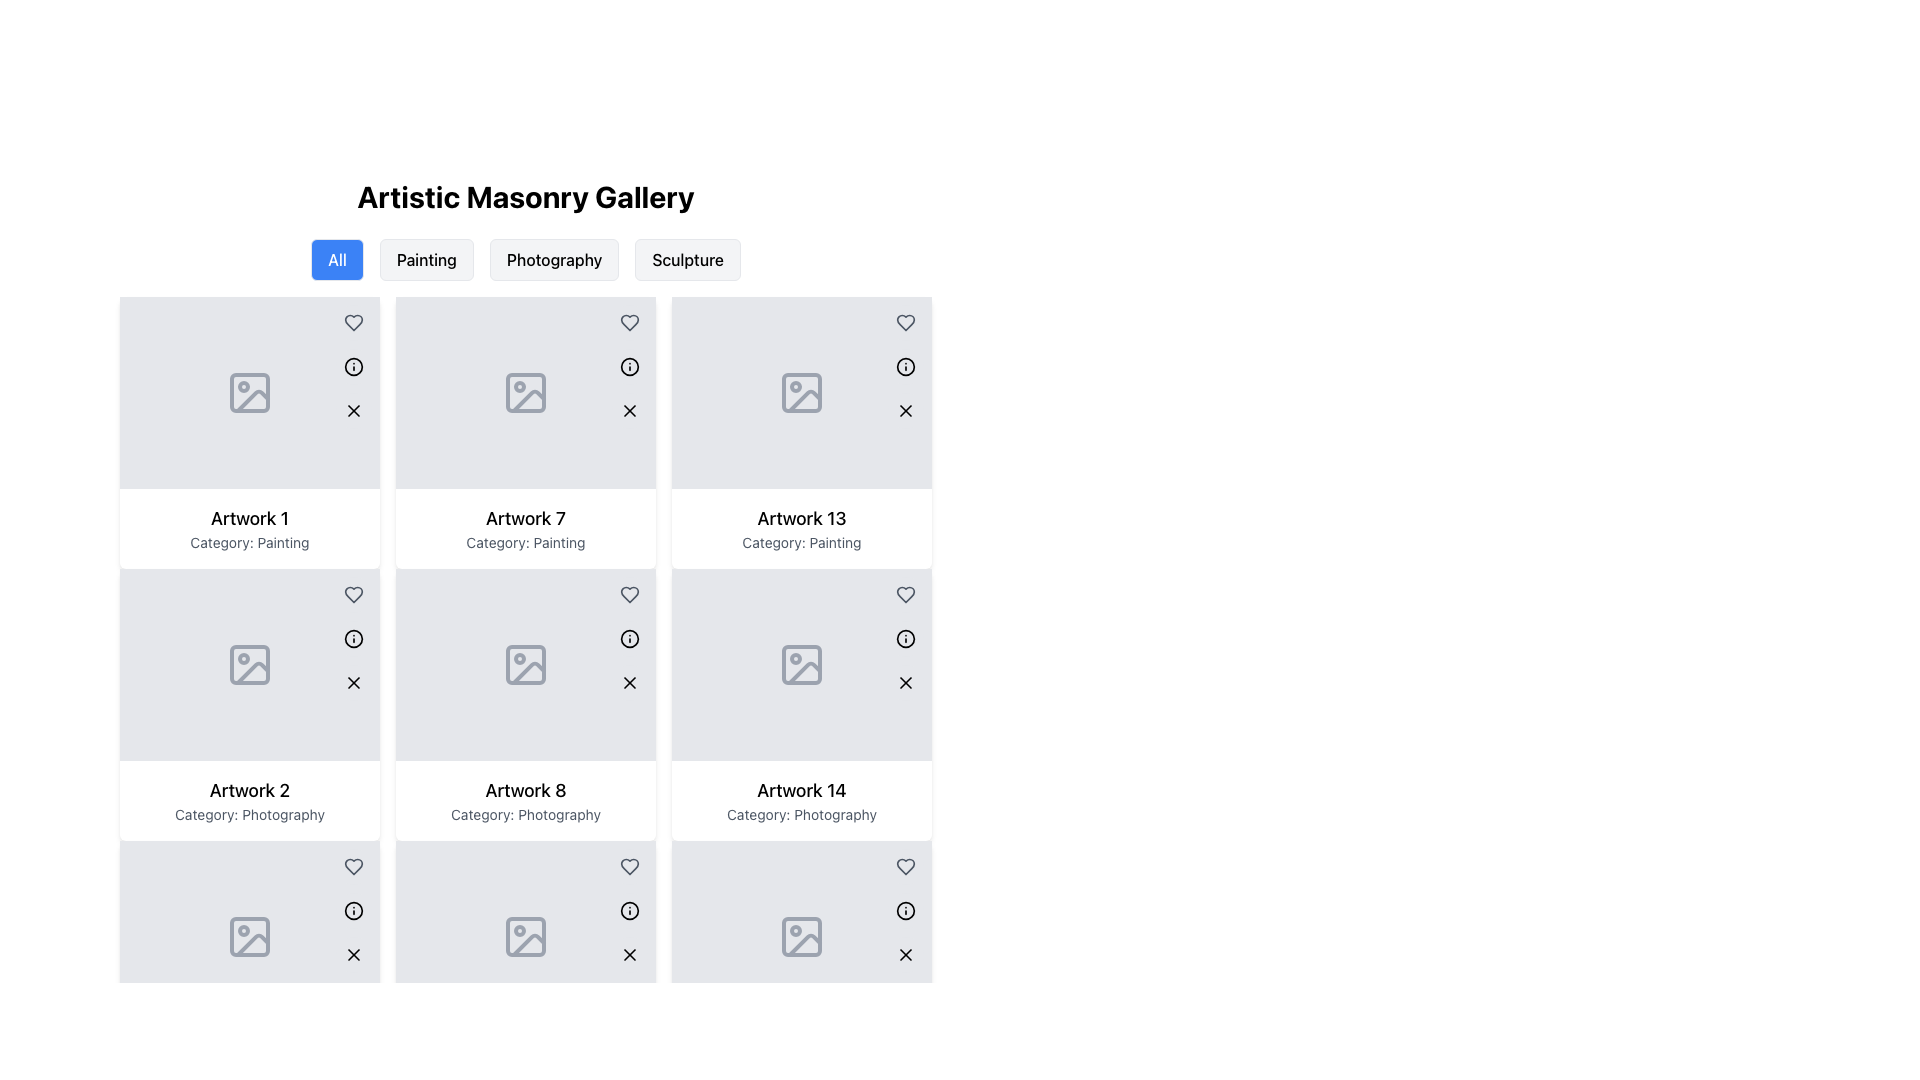 Image resolution: width=1920 pixels, height=1080 pixels. Describe the element at coordinates (628, 954) in the screenshot. I see `the small circular gray button with a black 'X' icon located at the bottom-right corner of the 'Artwork 8: Category: Photography' card` at that location.